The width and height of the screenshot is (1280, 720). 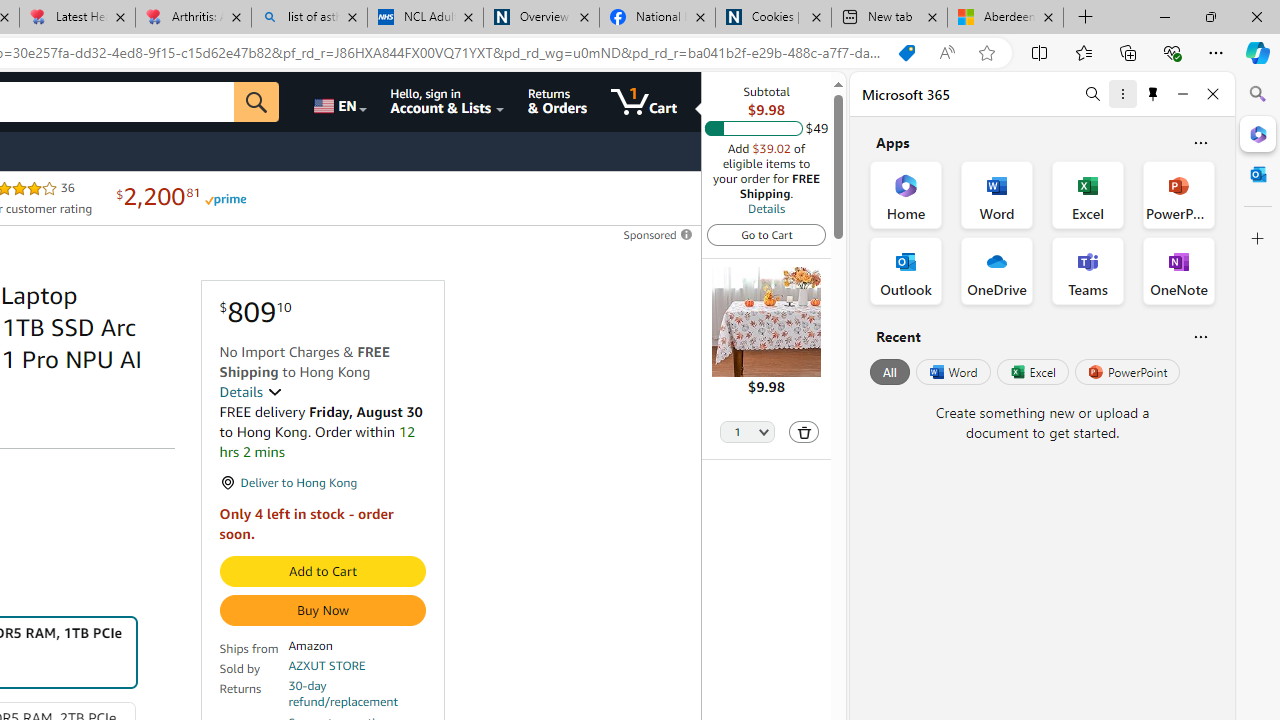 I want to click on 'Teams Office App', so click(x=1087, y=271).